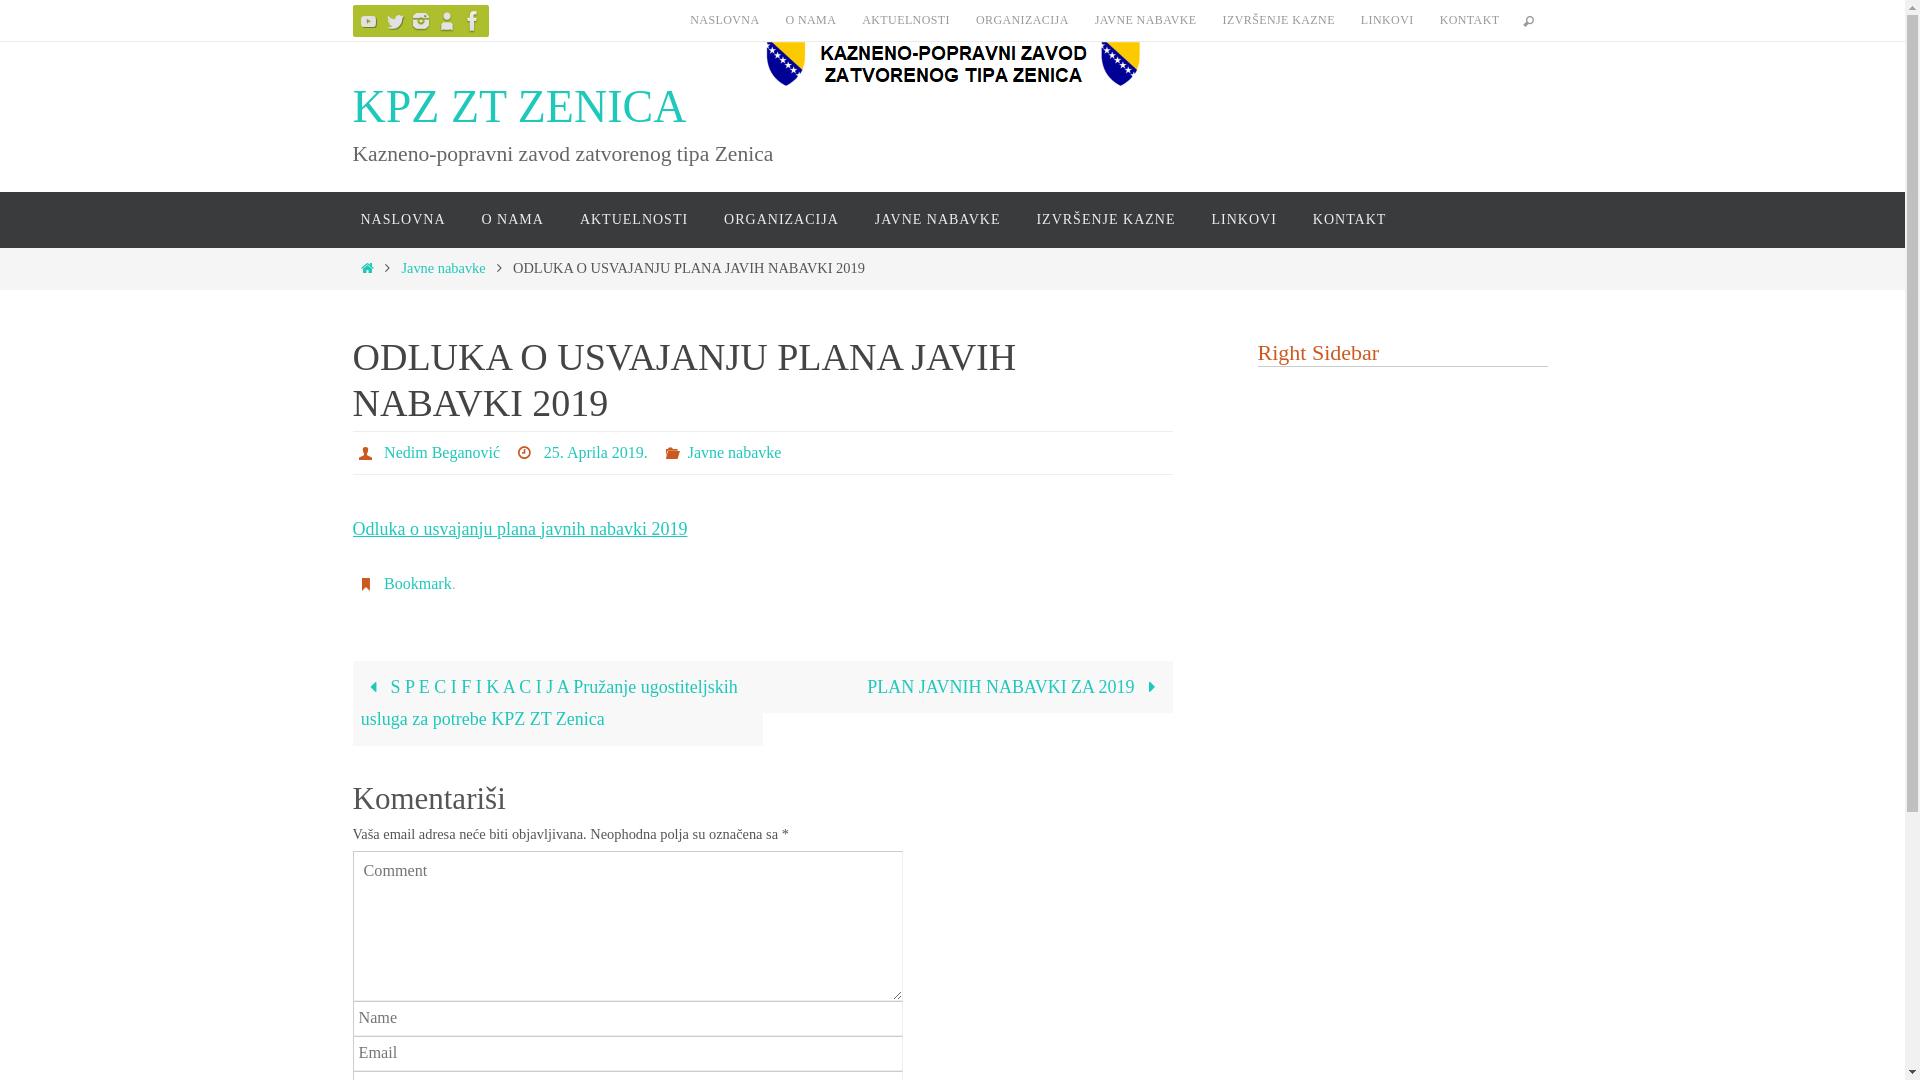 The image size is (1920, 1080). I want to click on 'Author ', so click(355, 452).